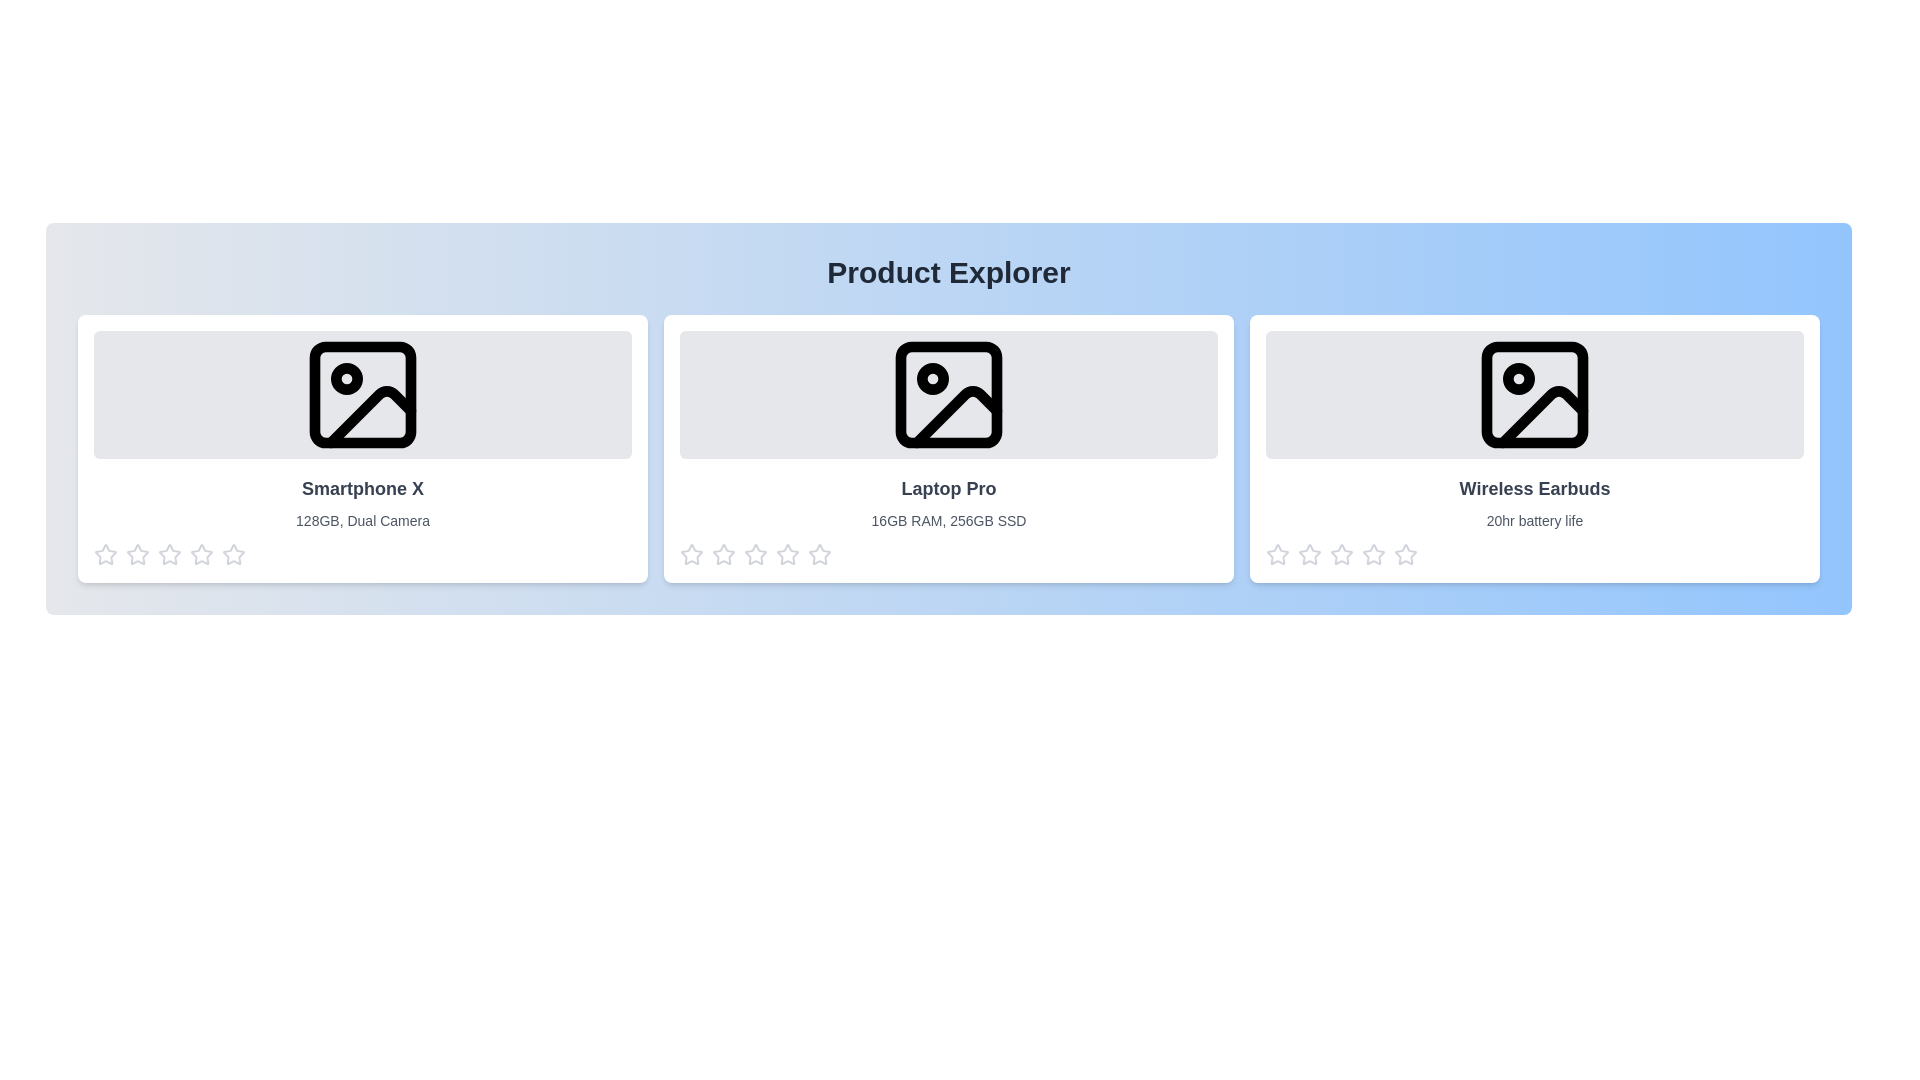  I want to click on the product name Smartphone X, so click(363, 489).